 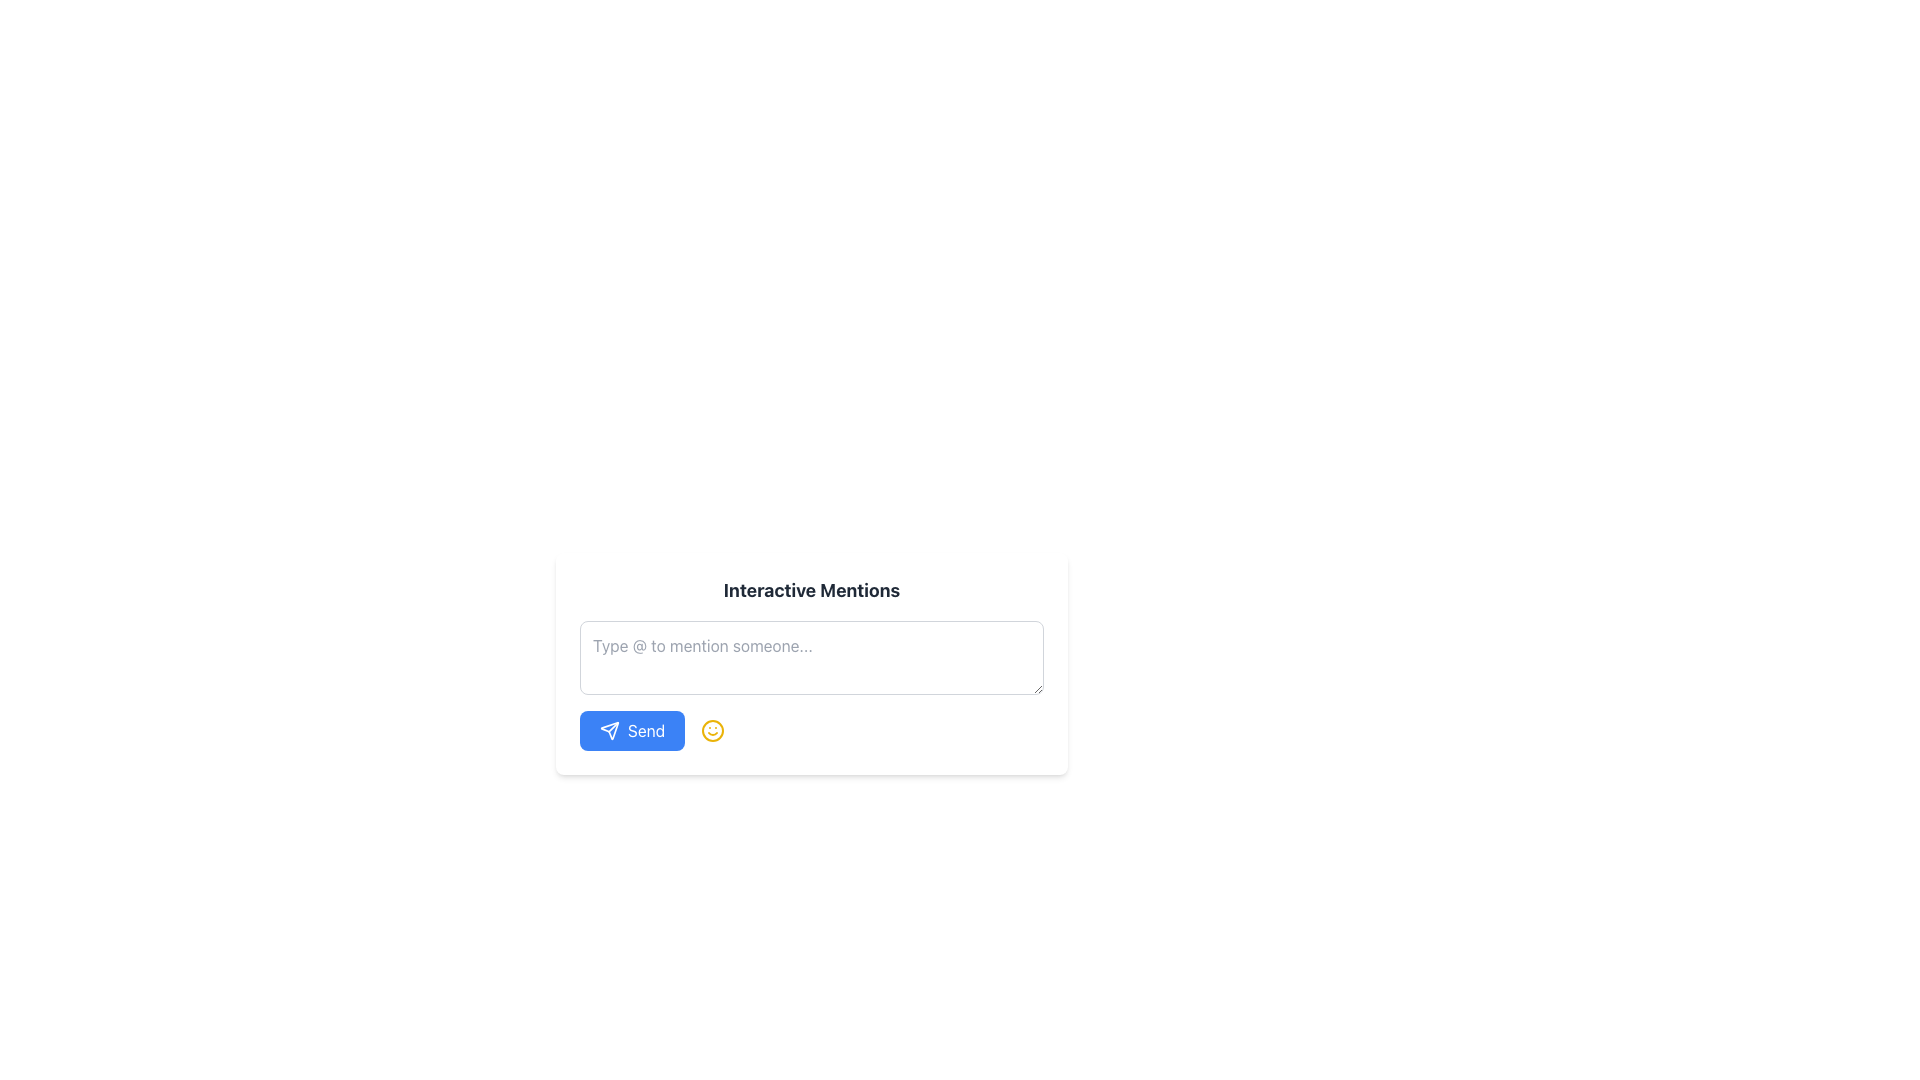 I want to click on the blue 'Send' button located in the lower-left section of the interaction box, so click(x=608, y=731).